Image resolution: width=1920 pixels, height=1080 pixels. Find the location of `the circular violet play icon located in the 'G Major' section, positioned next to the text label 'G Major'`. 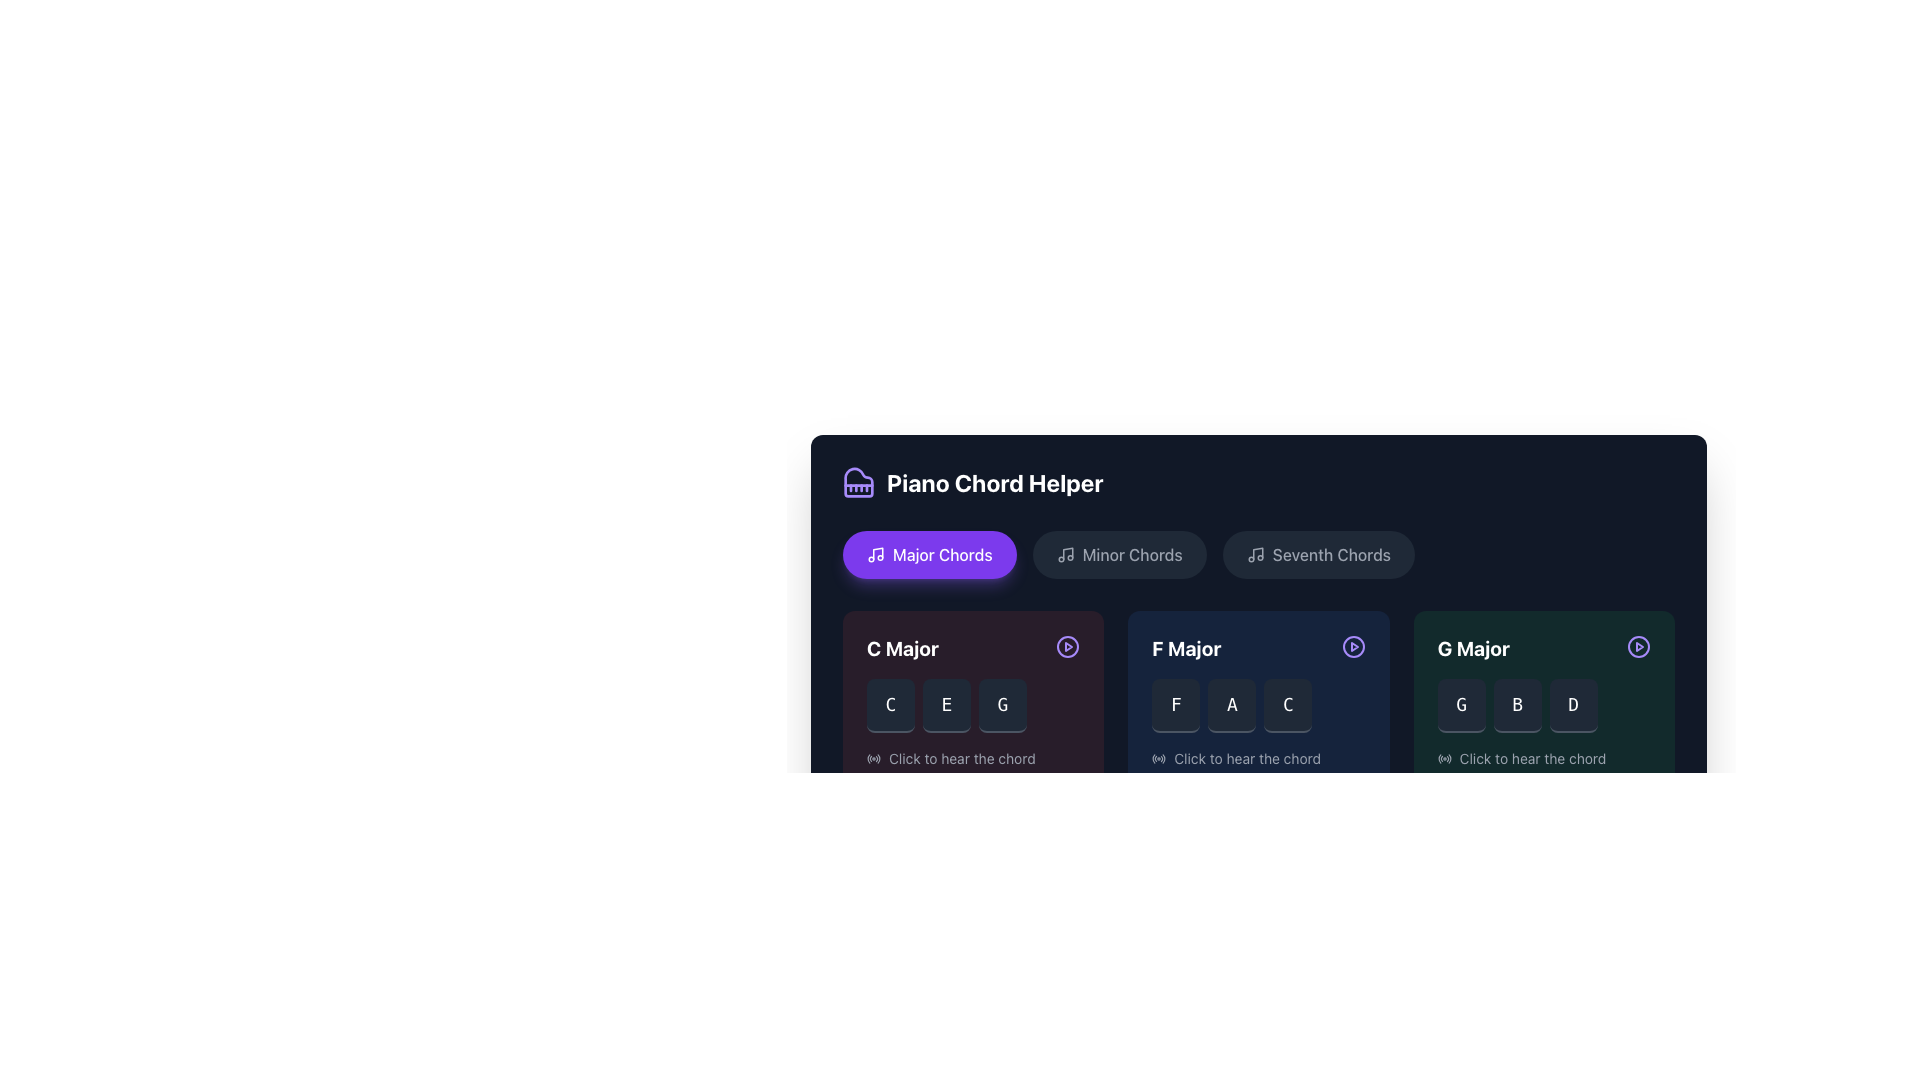

the circular violet play icon located in the 'G Major' section, positioned next to the text label 'G Major' is located at coordinates (1638, 647).